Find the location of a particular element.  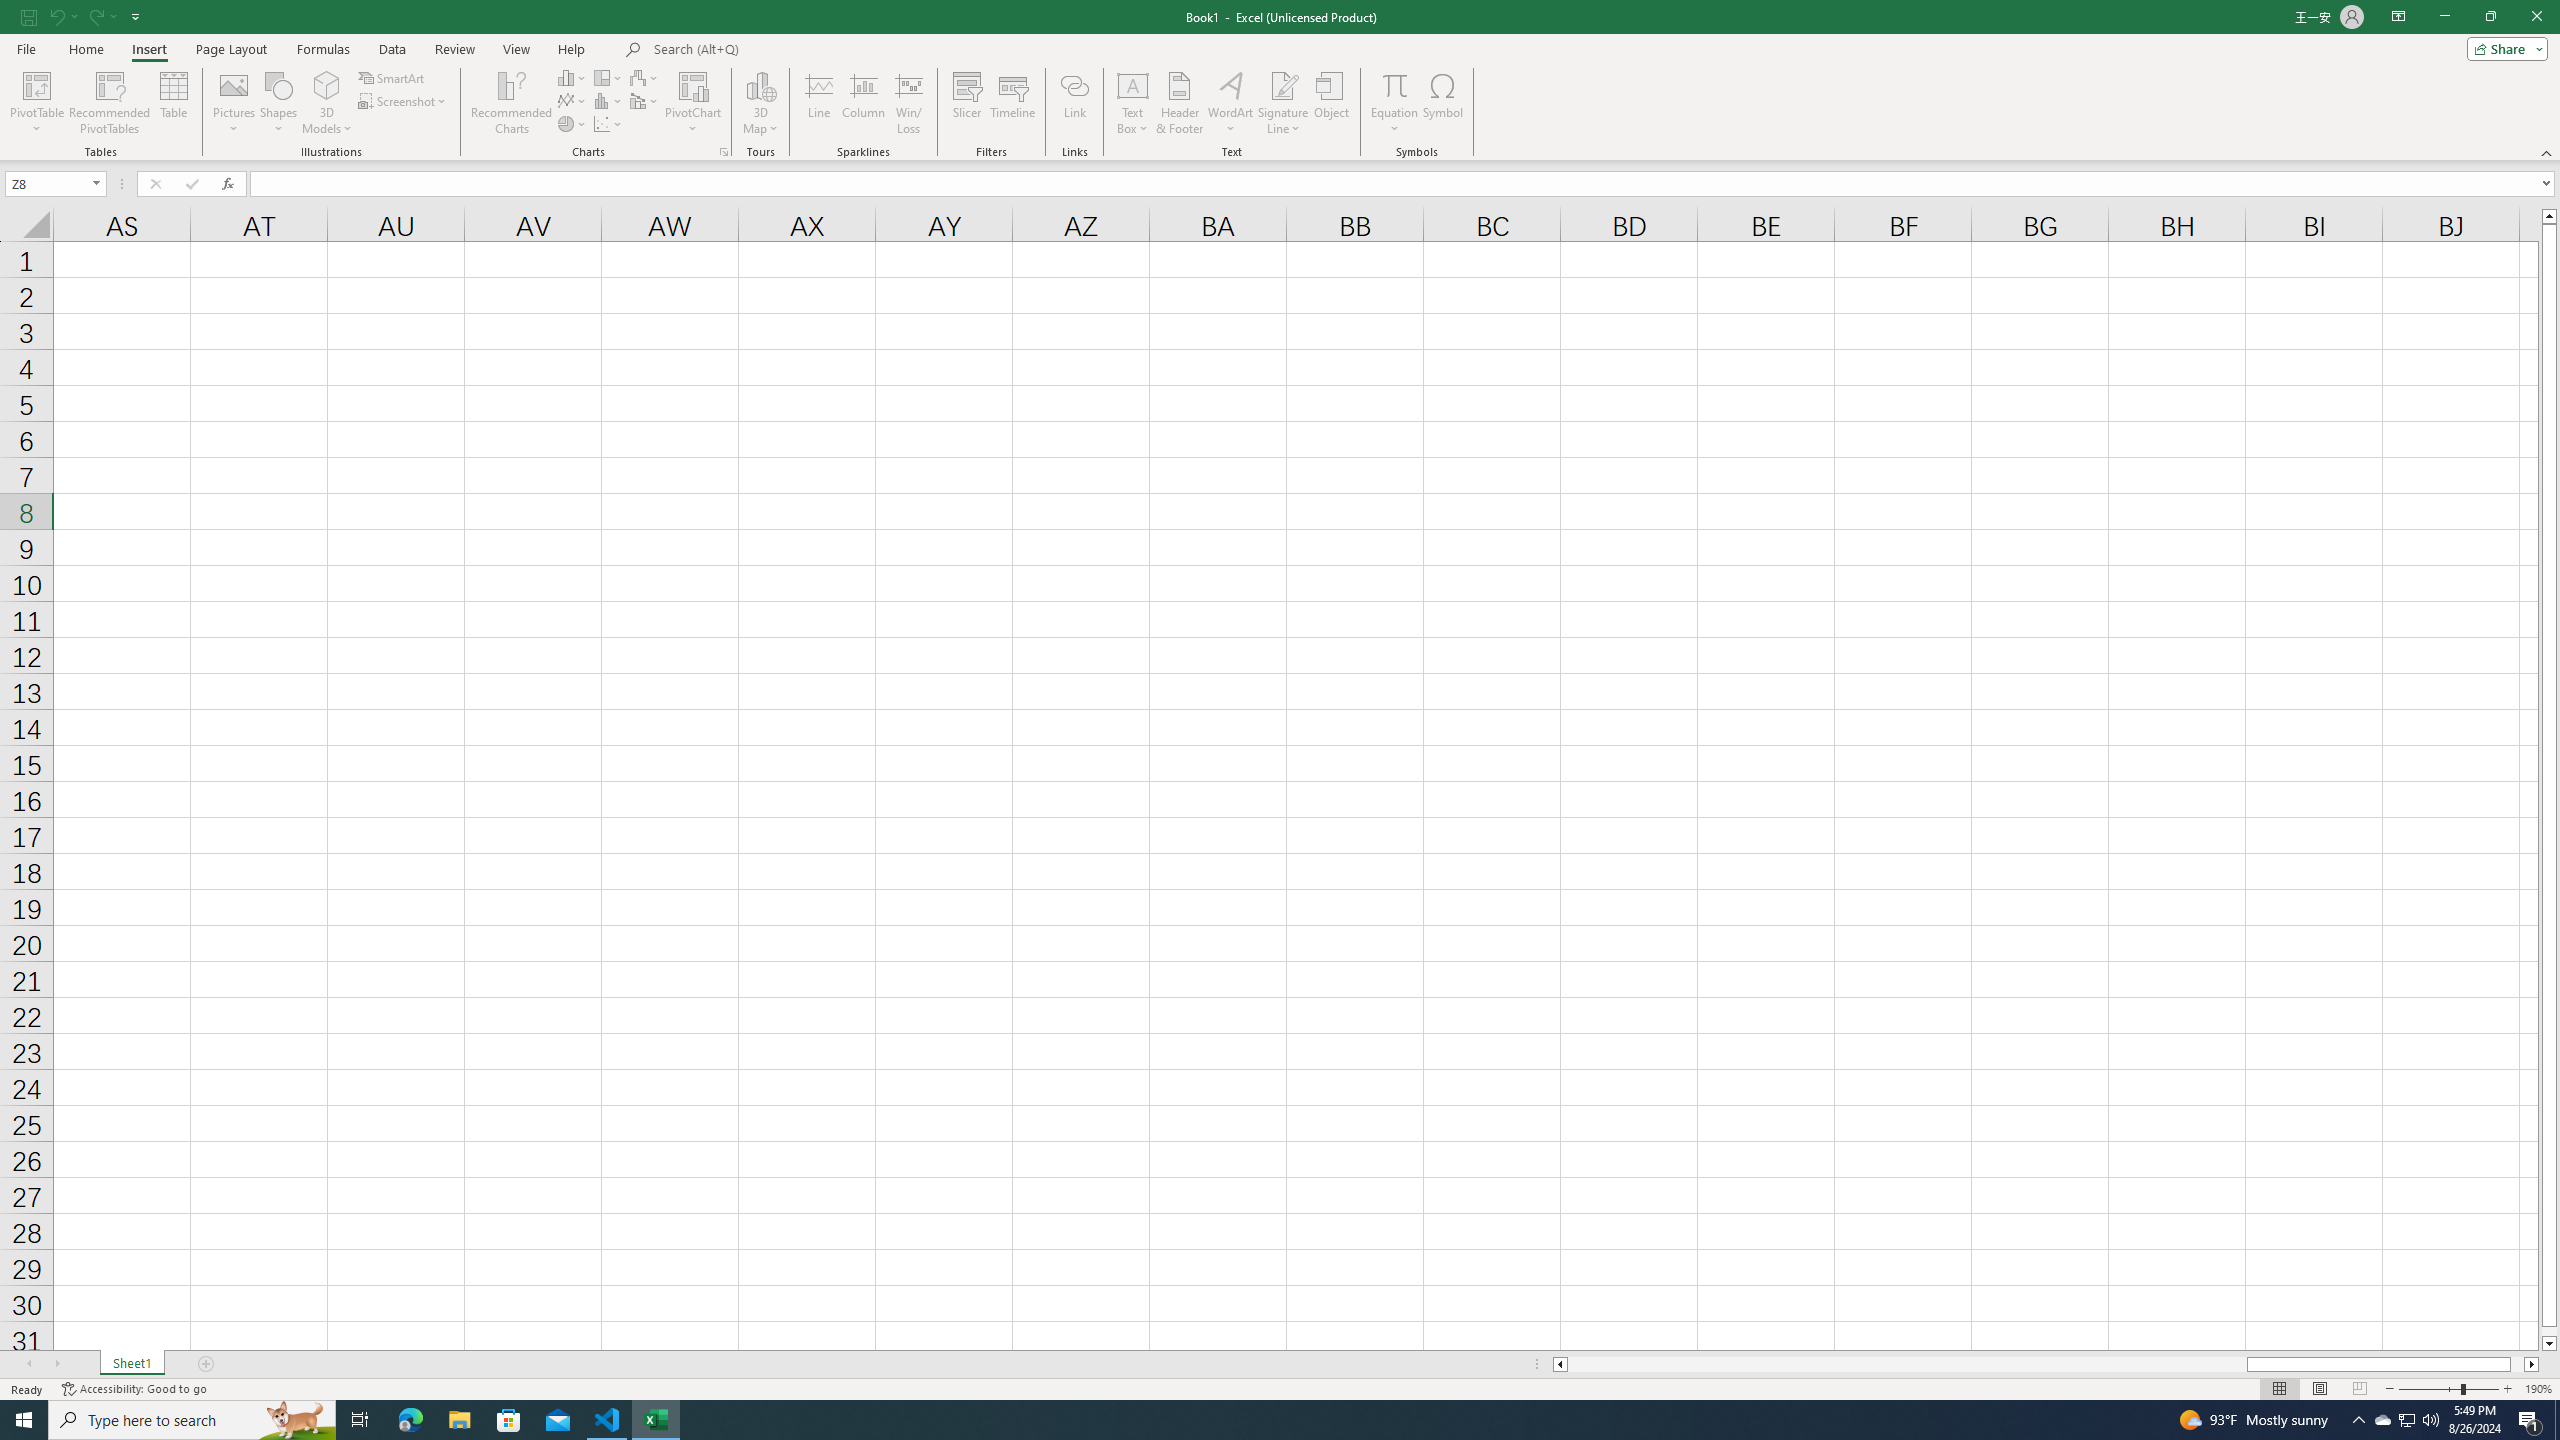

'3D Map' is located at coordinates (759, 84).